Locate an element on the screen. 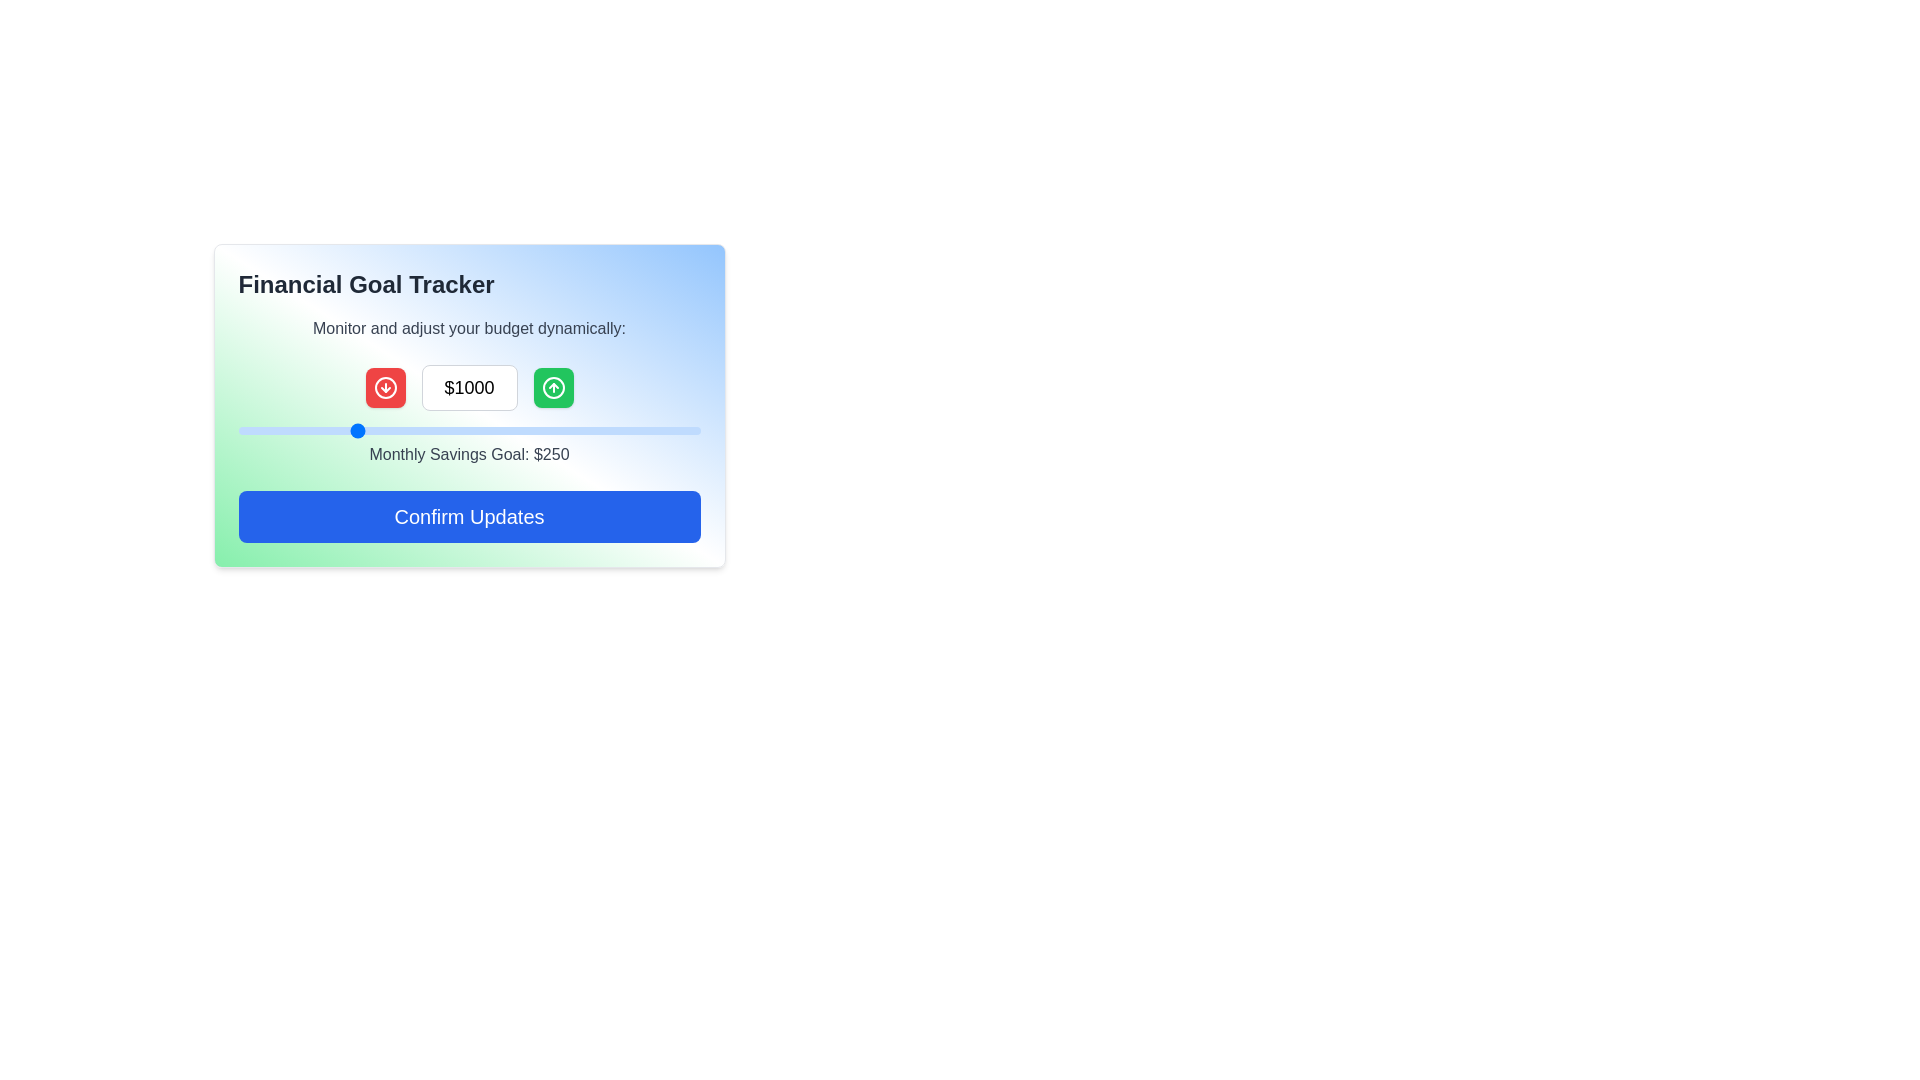  the text label displaying 'Monitor and adjust your budget dynamically:' which is located below the 'Financial Goal Tracker' heading and above the budget adjustment section is located at coordinates (468, 327).